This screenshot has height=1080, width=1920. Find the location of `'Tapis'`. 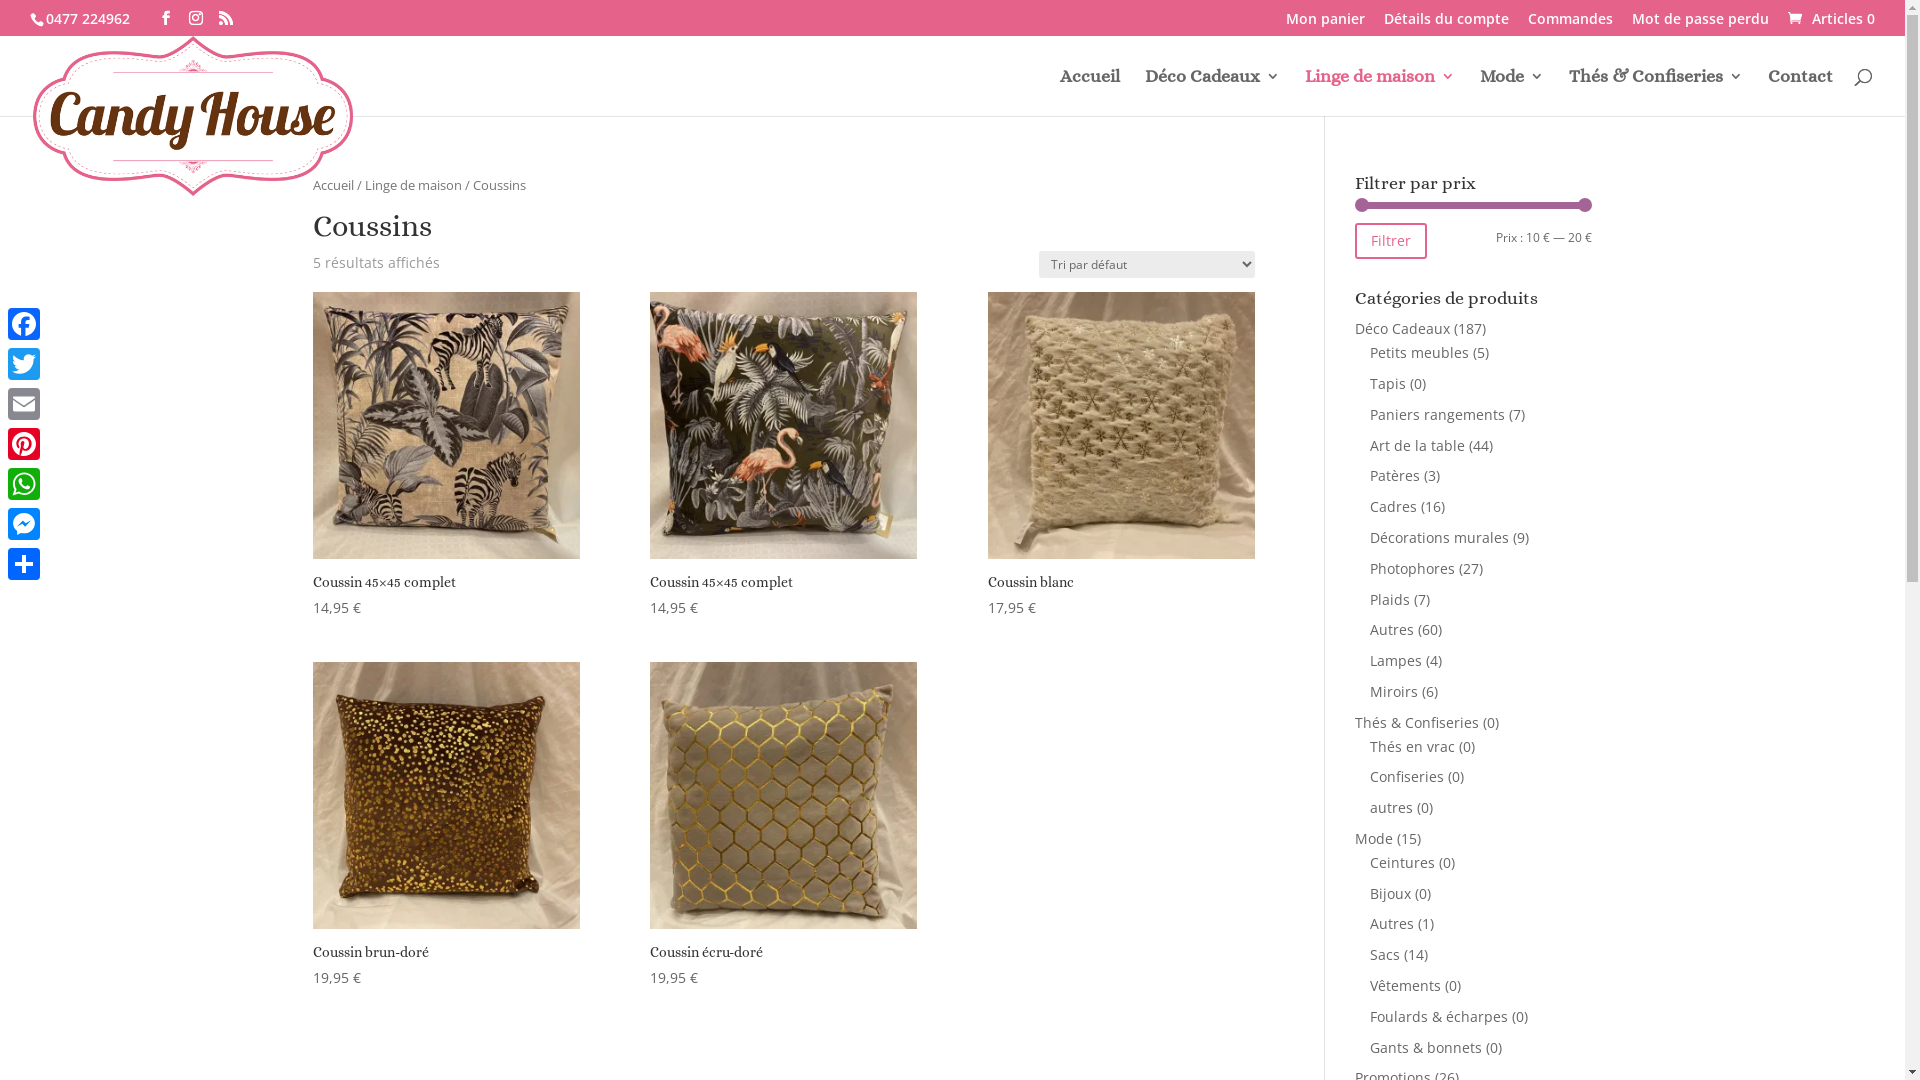

'Tapis' is located at coordinates (1368, 383).